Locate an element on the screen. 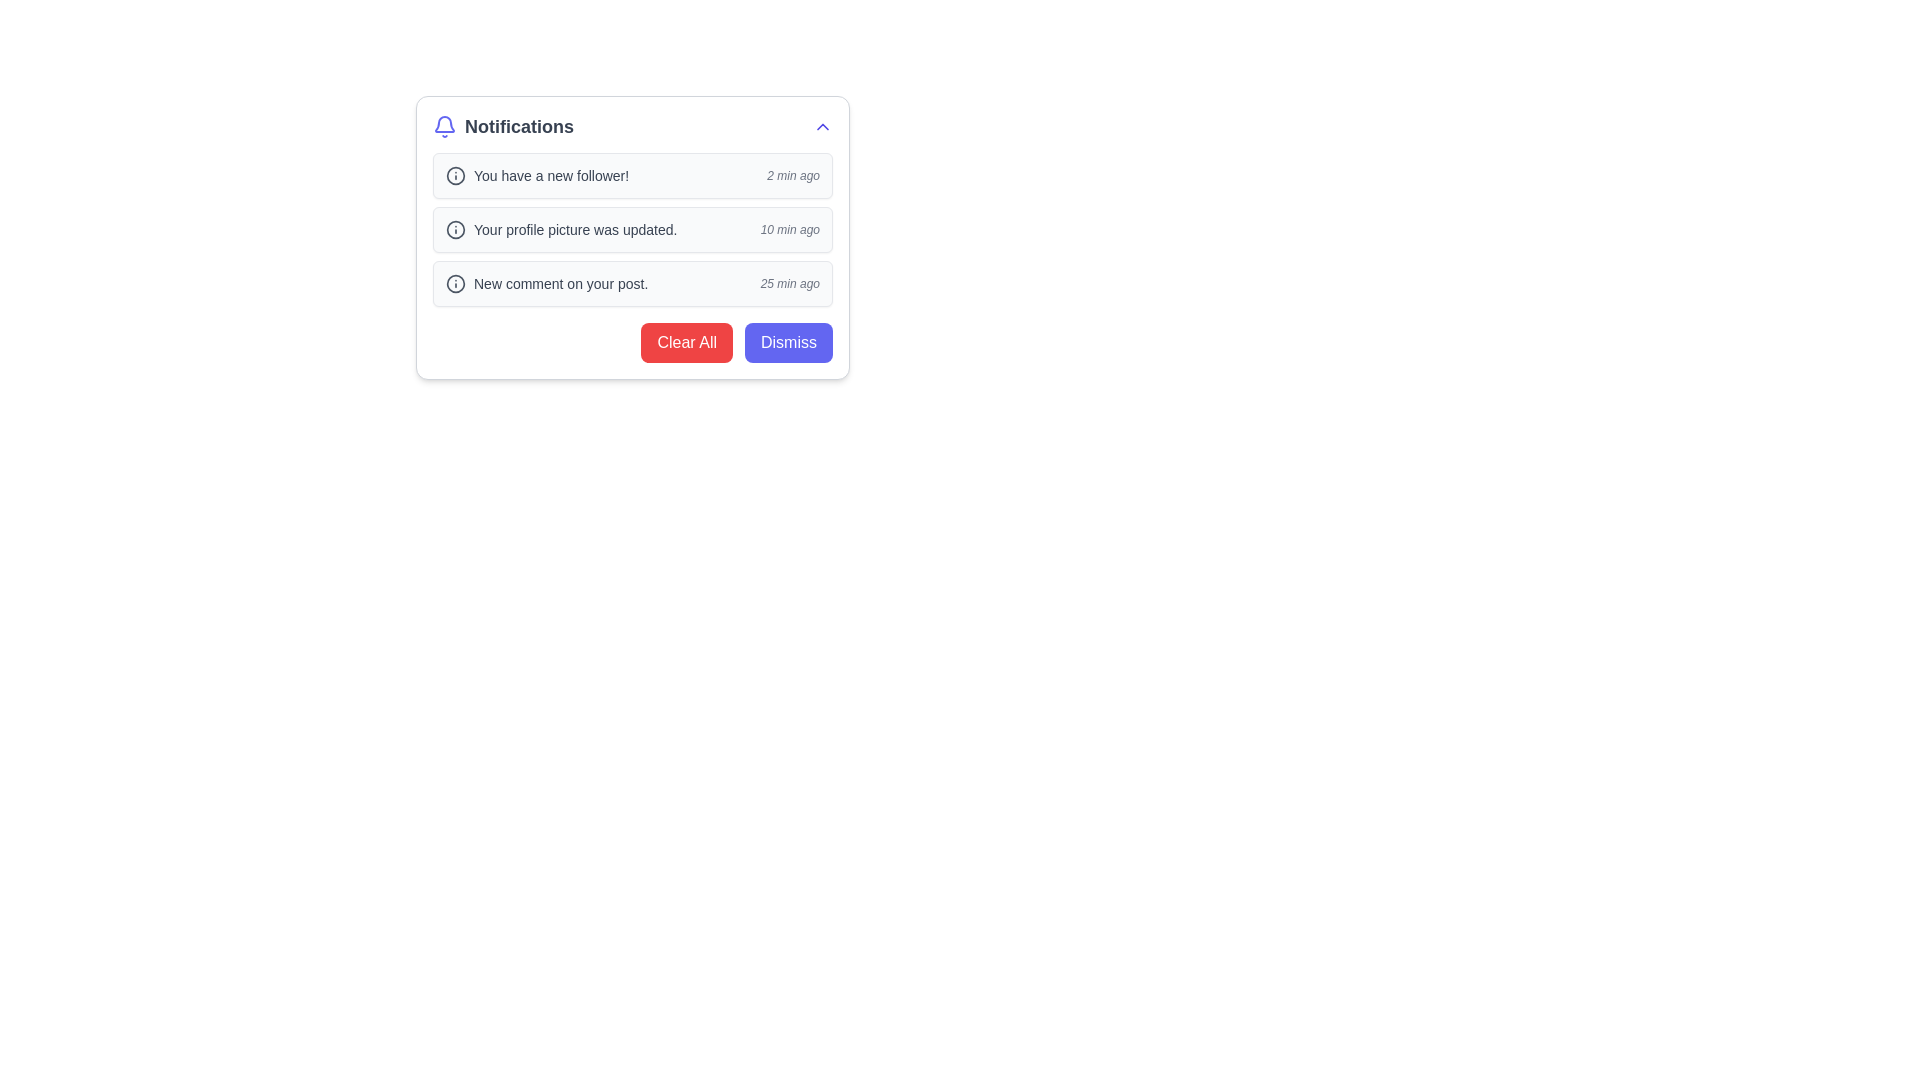 This screenshot has width=1920, height=1080. text content of the third notification item in the notifications panel, which displays 'New comment on your post.' is located at coordinates (547, 284).